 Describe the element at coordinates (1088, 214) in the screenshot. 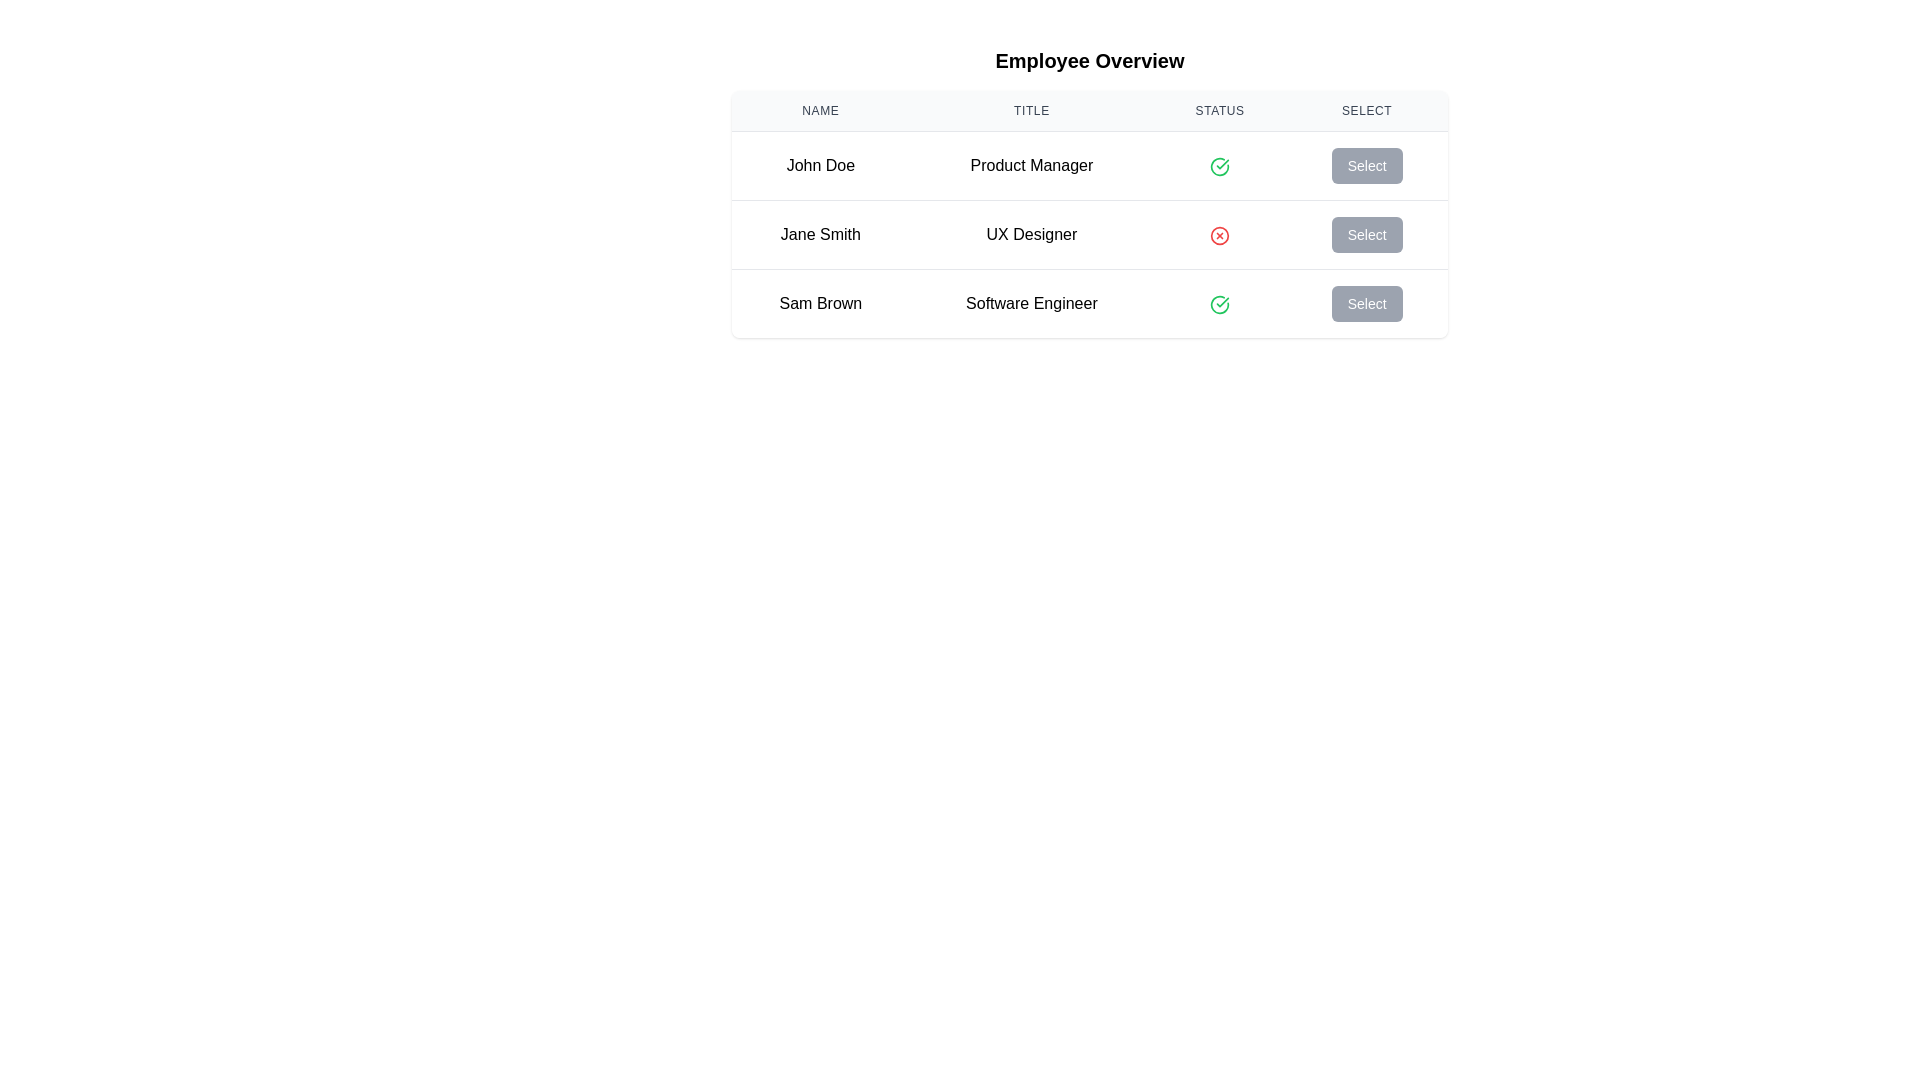

I see `the row in the Employee Overview table` at that location.